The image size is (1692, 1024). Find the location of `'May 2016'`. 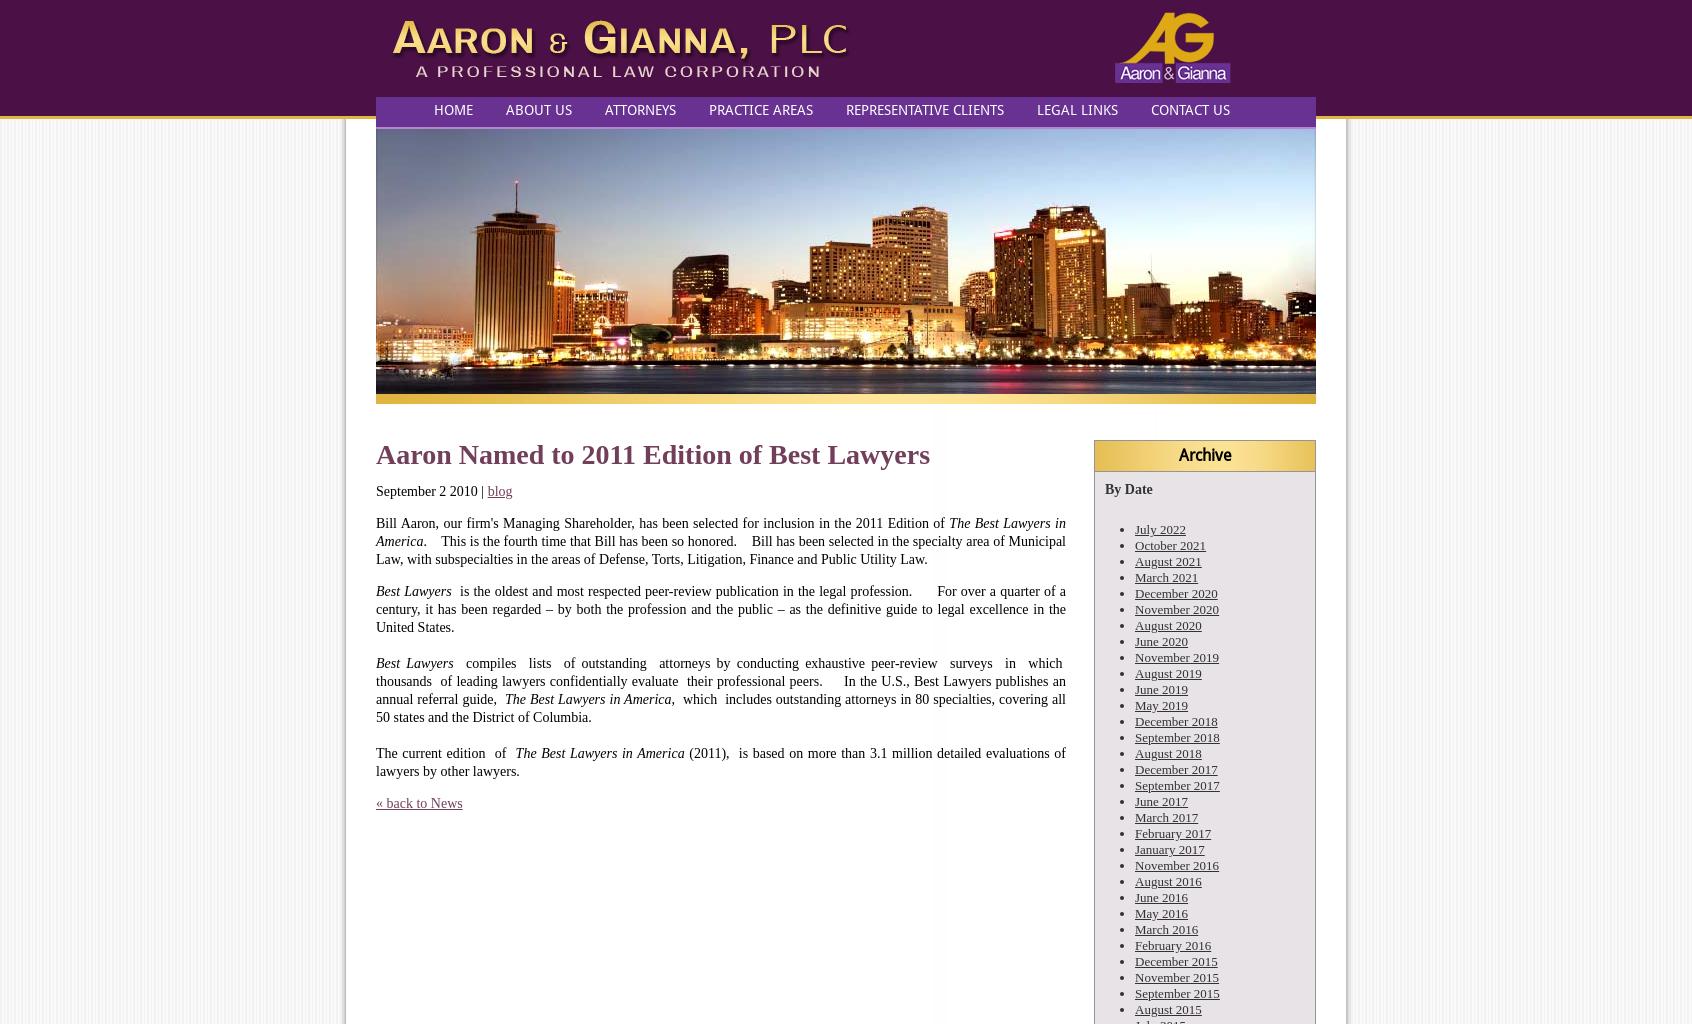

'May 2016' is located at coordinates (1133, 912).